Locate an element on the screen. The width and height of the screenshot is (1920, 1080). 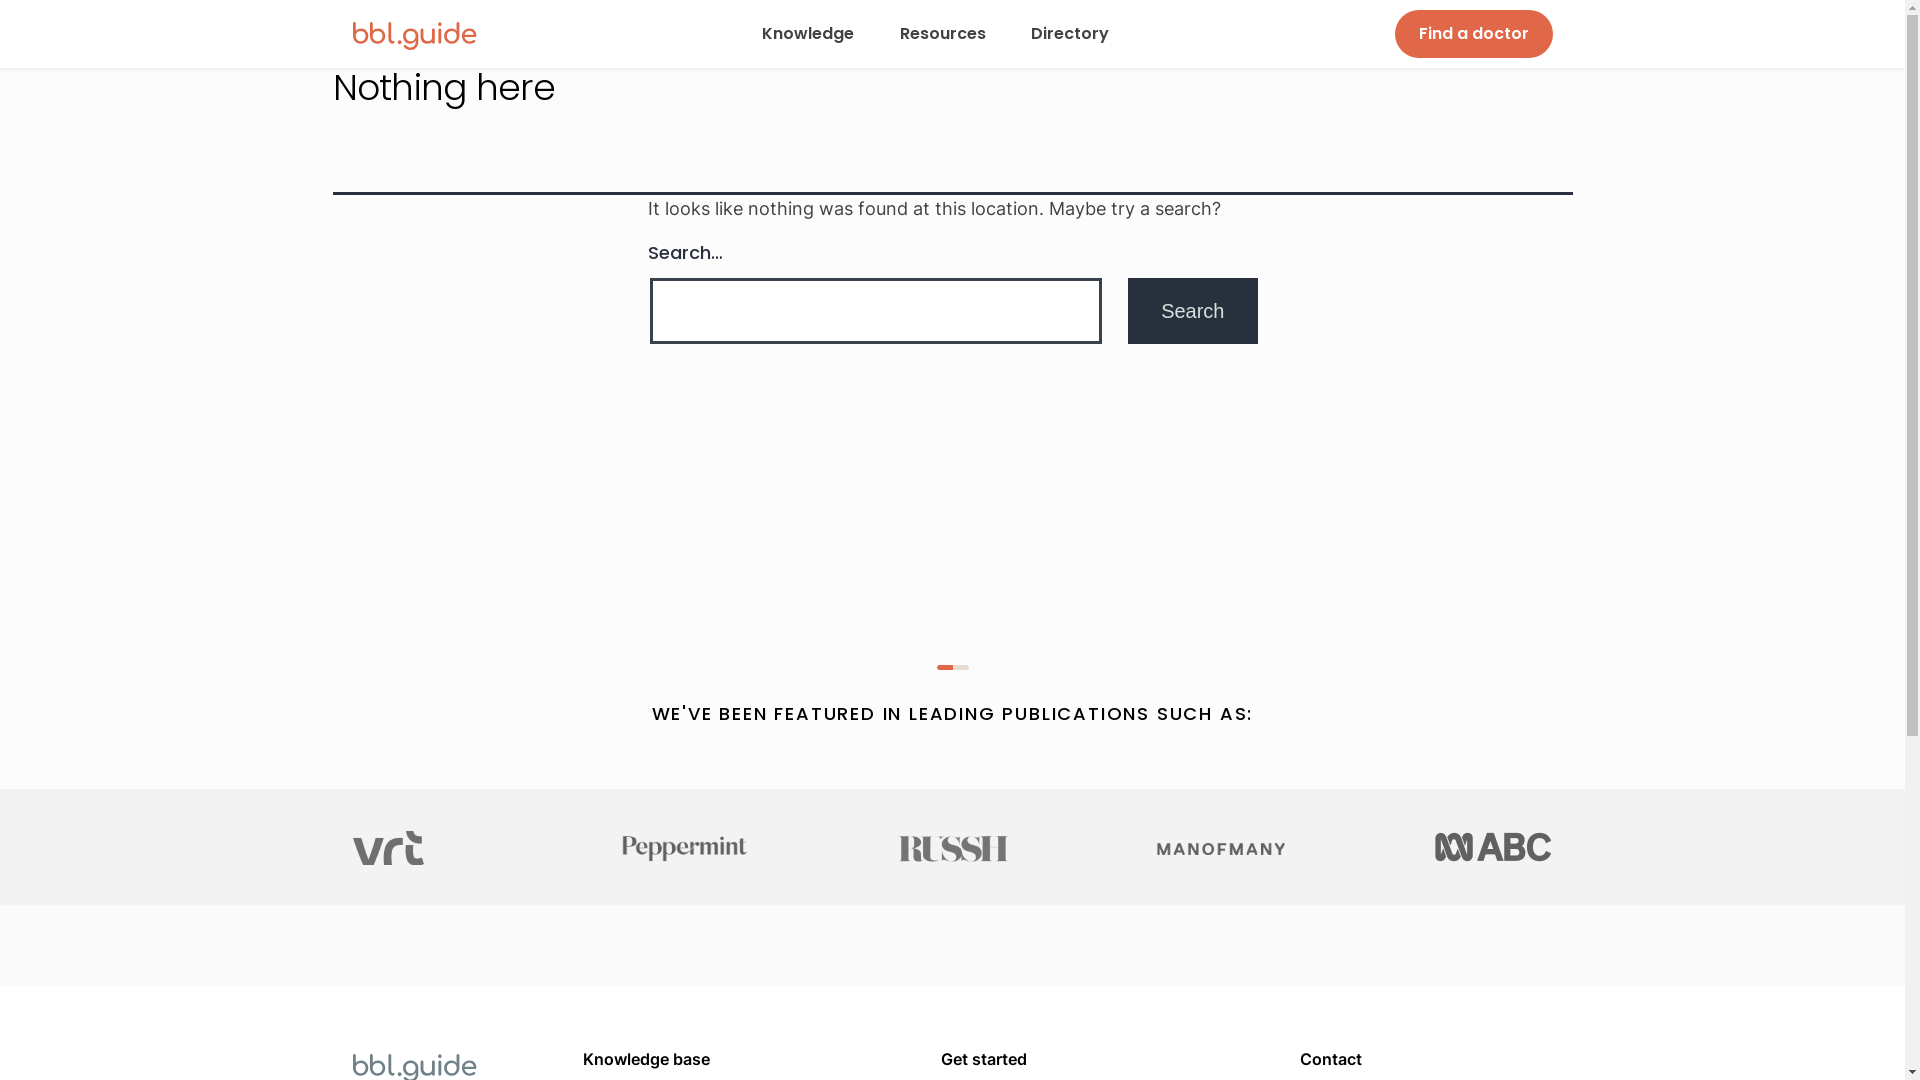
'Directory' is located at coordinates (1027, 34).